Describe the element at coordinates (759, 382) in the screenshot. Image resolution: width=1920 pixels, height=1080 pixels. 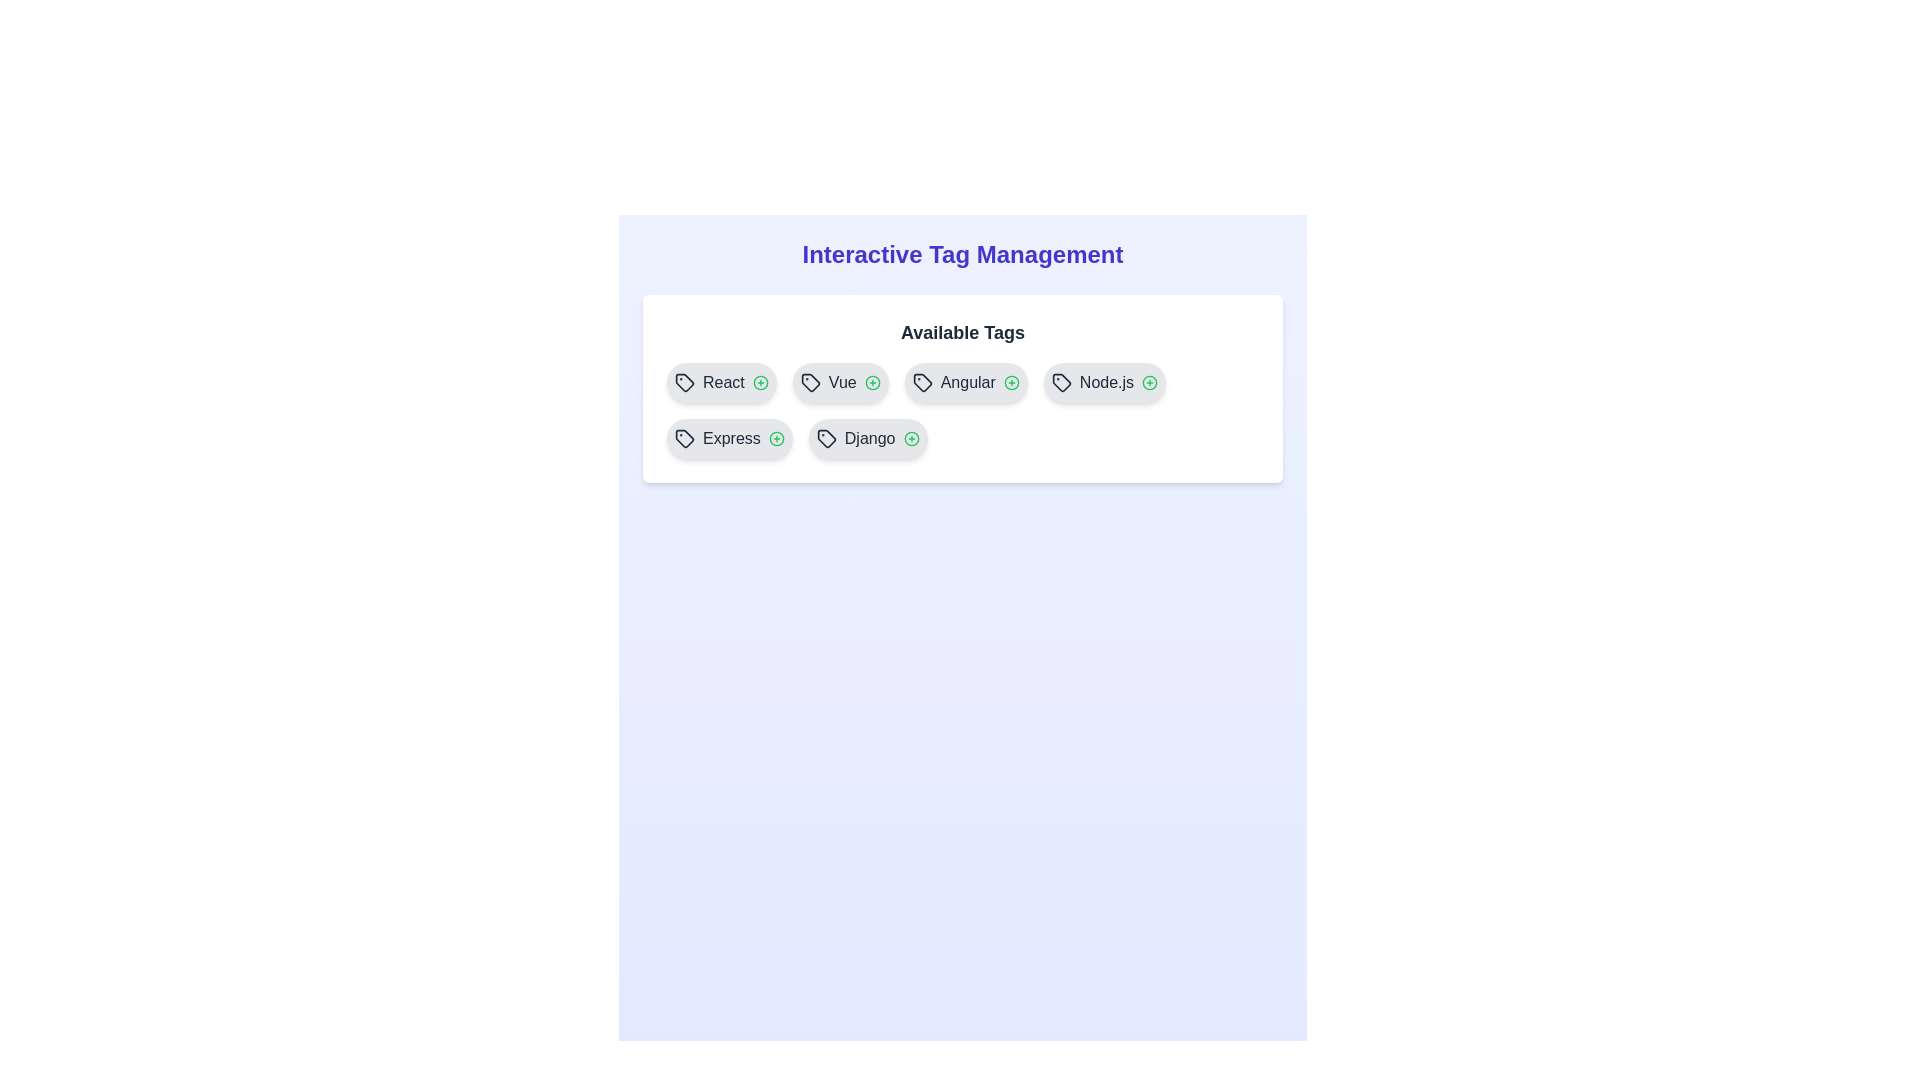
I see `the icon button located adjacent to the 'React' label in the 'Available Tags' section` at that location.